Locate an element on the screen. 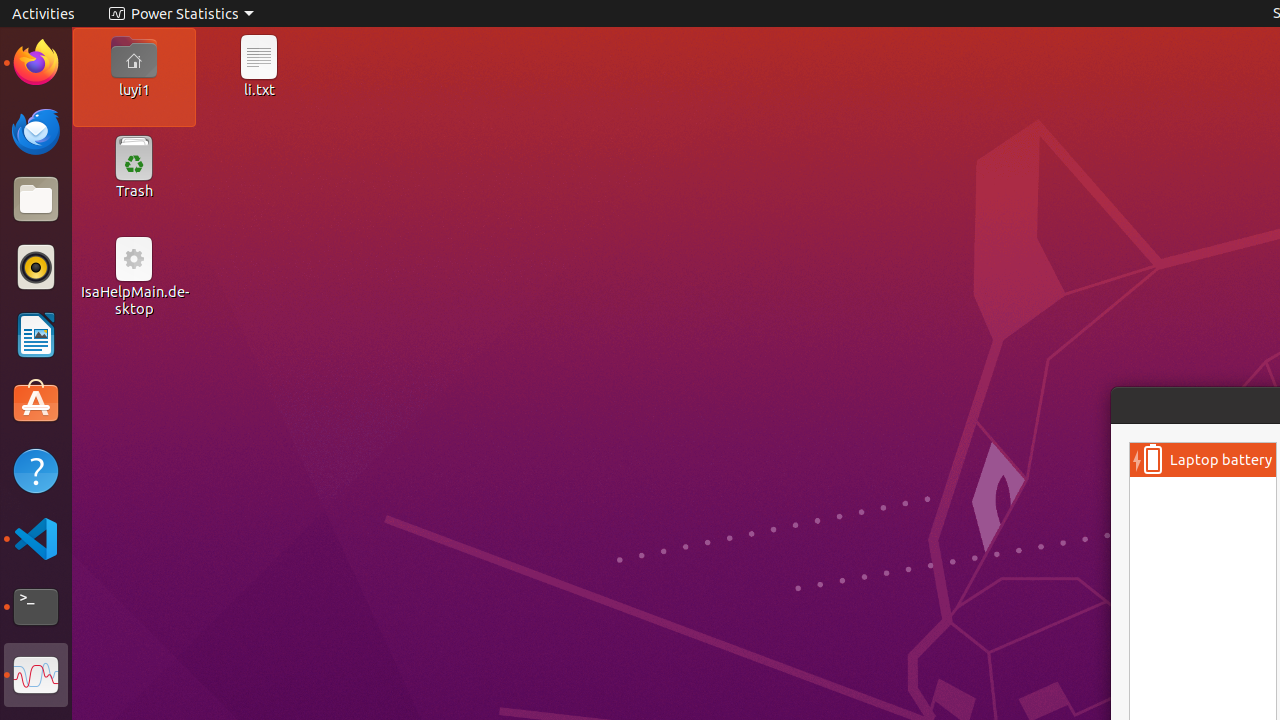 Image resolution: width=1280 pixels, height=720 pixels. 'Firefox Web Browser' is located at coordinates (35, 61).